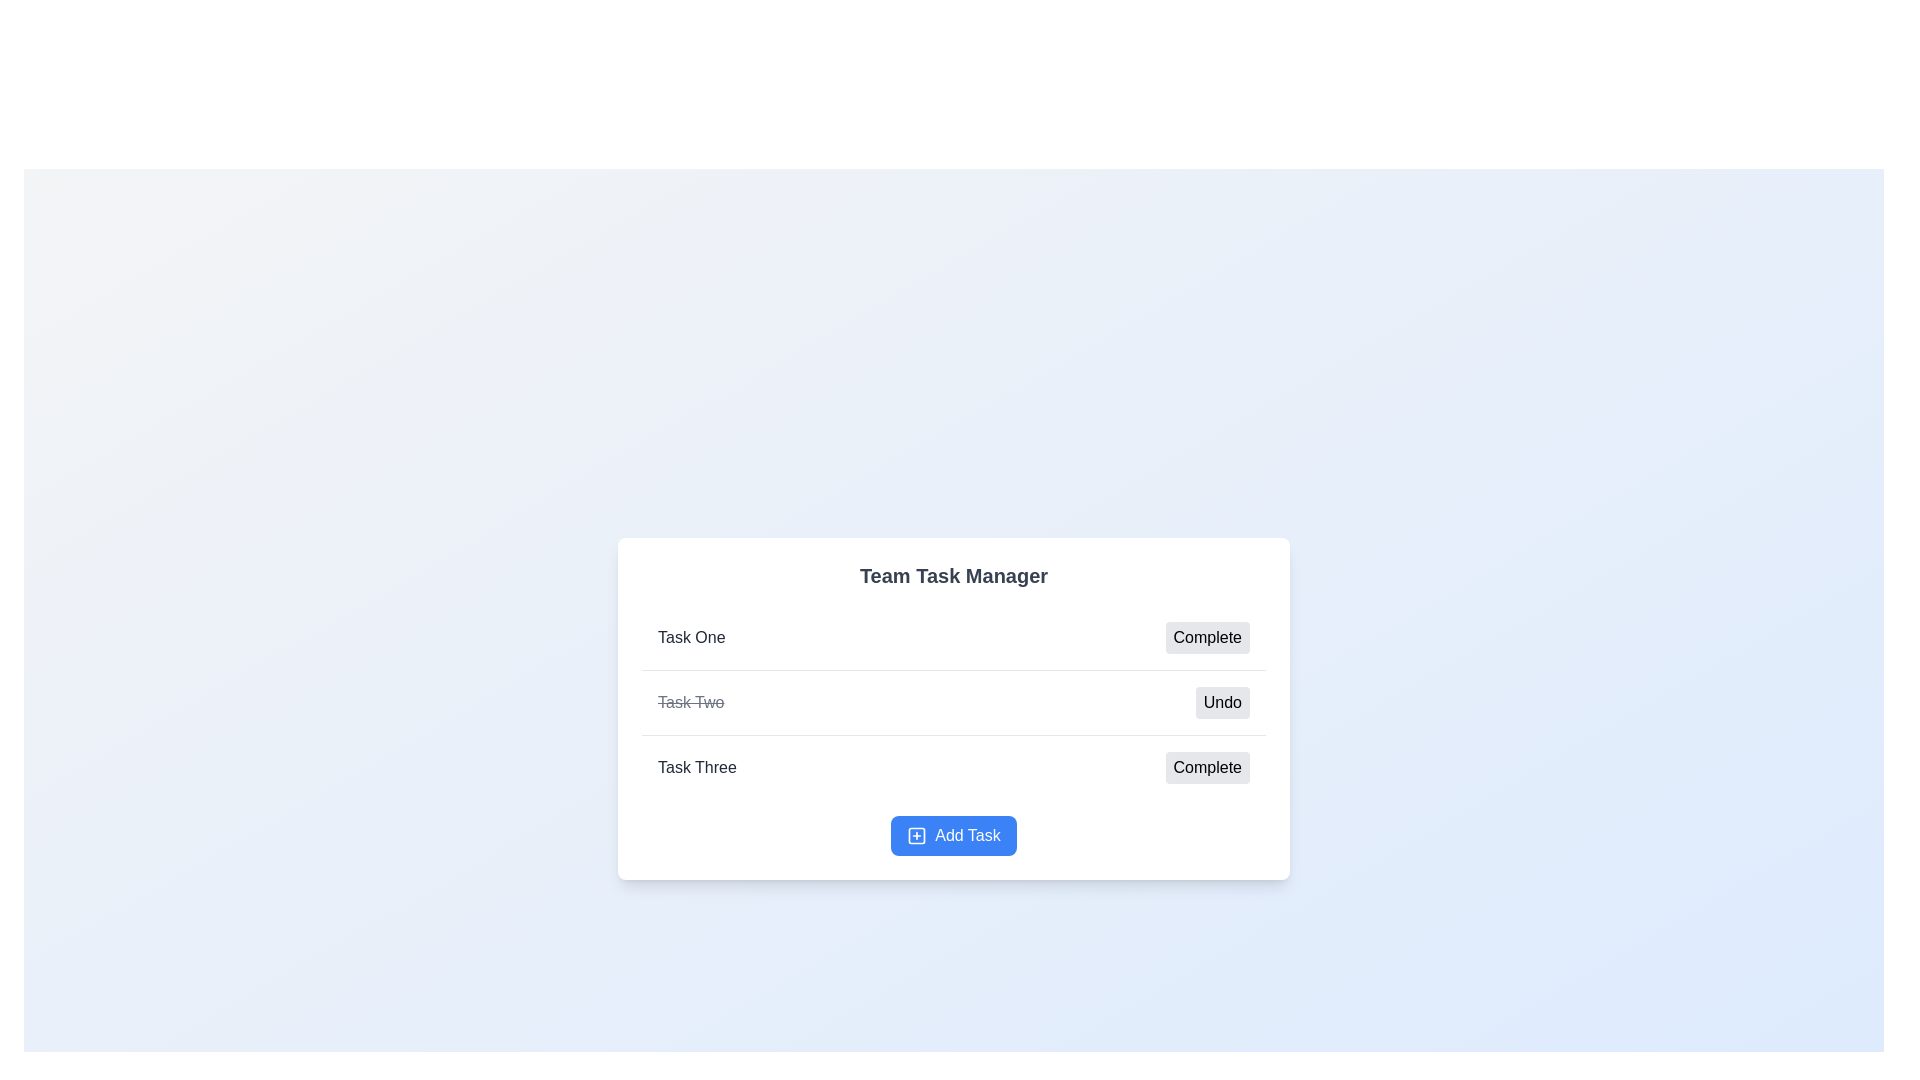 Image resolution: width=1920 pixels, height=1080 pixels. What do you see at coordinates (953, 836) in the screenshot?
I see `the 'Add Task' button to add a new task` at bounding box center [953, 836].